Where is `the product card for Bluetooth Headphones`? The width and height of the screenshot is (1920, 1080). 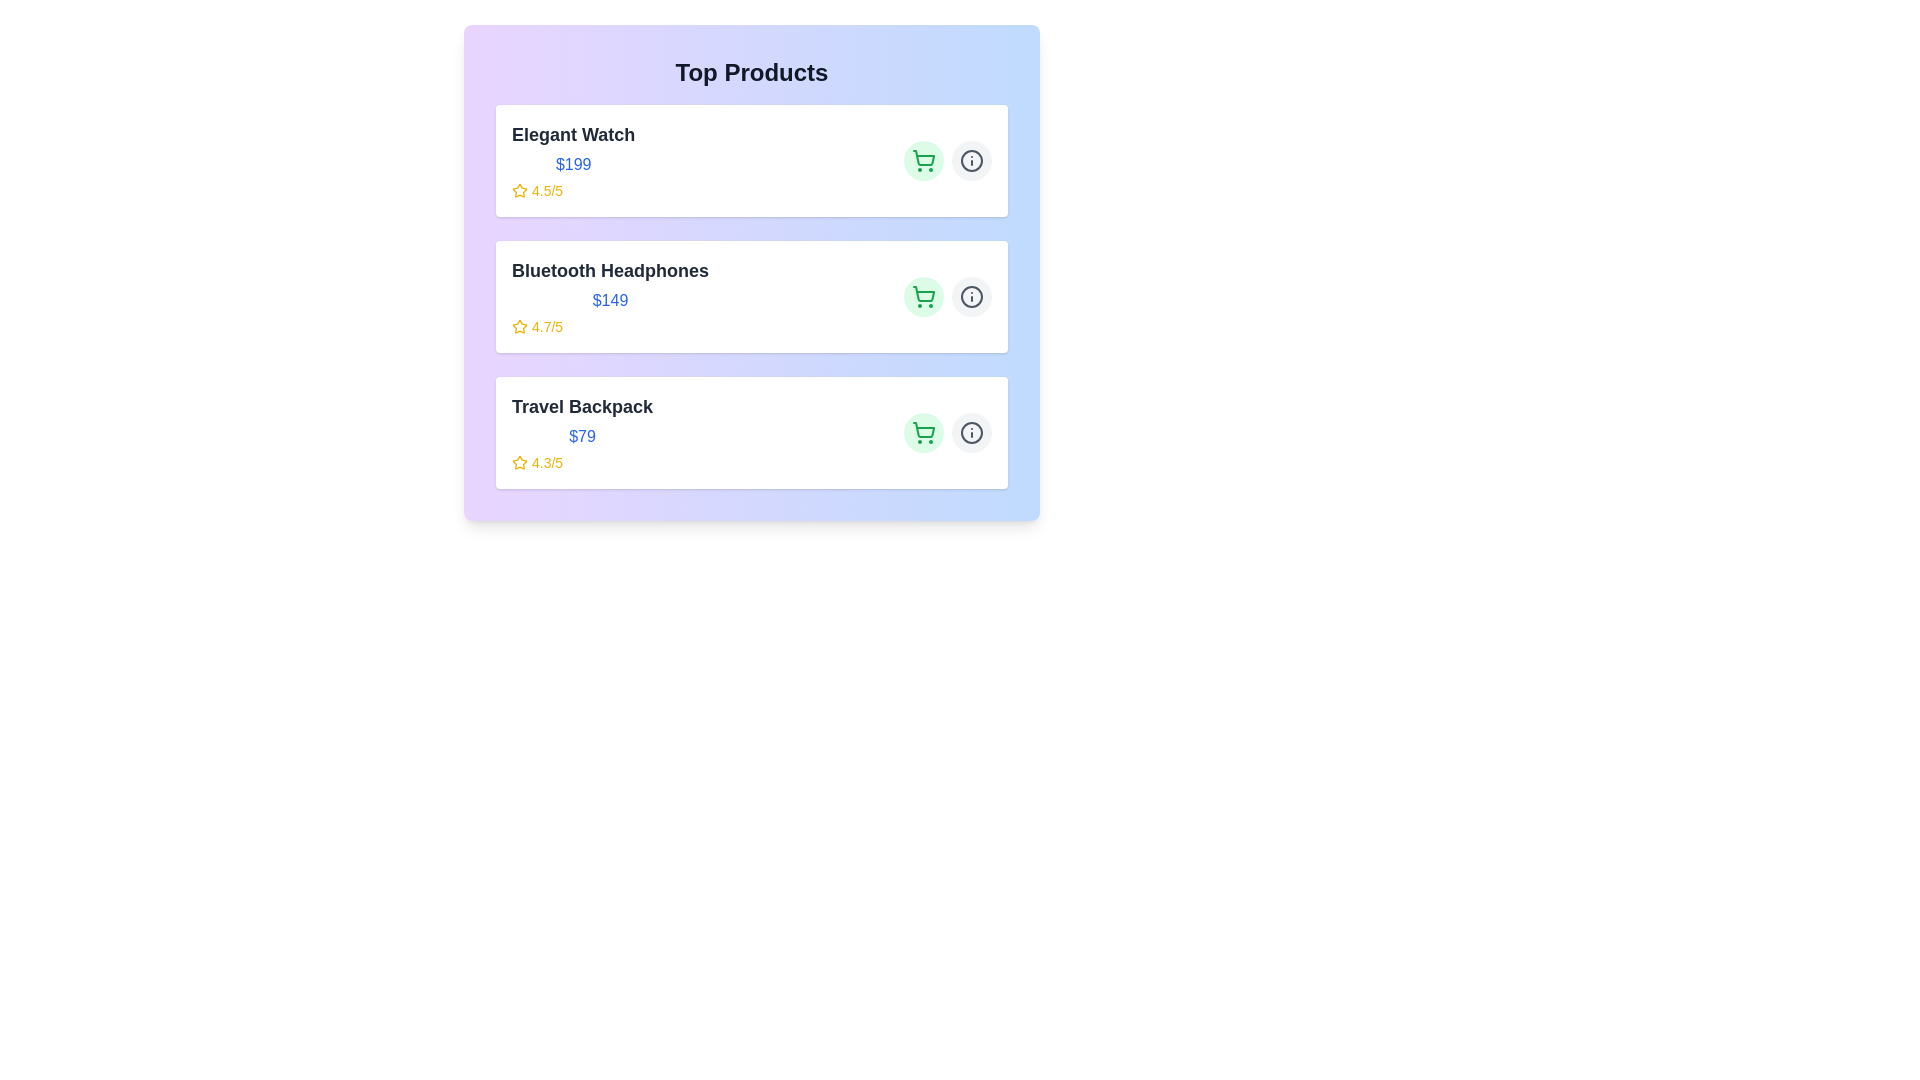 the product card for Bluetooth Headphones is located at coordinates (751, 297).